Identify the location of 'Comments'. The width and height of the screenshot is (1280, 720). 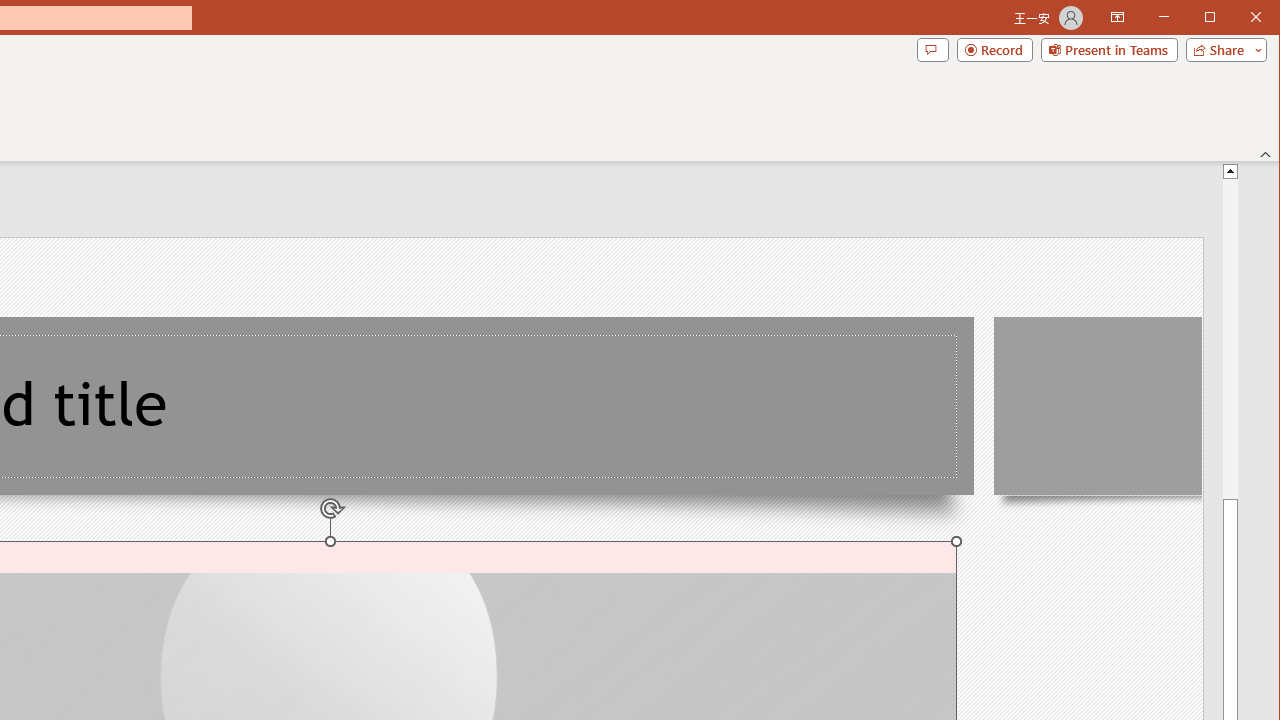
(931, 49).